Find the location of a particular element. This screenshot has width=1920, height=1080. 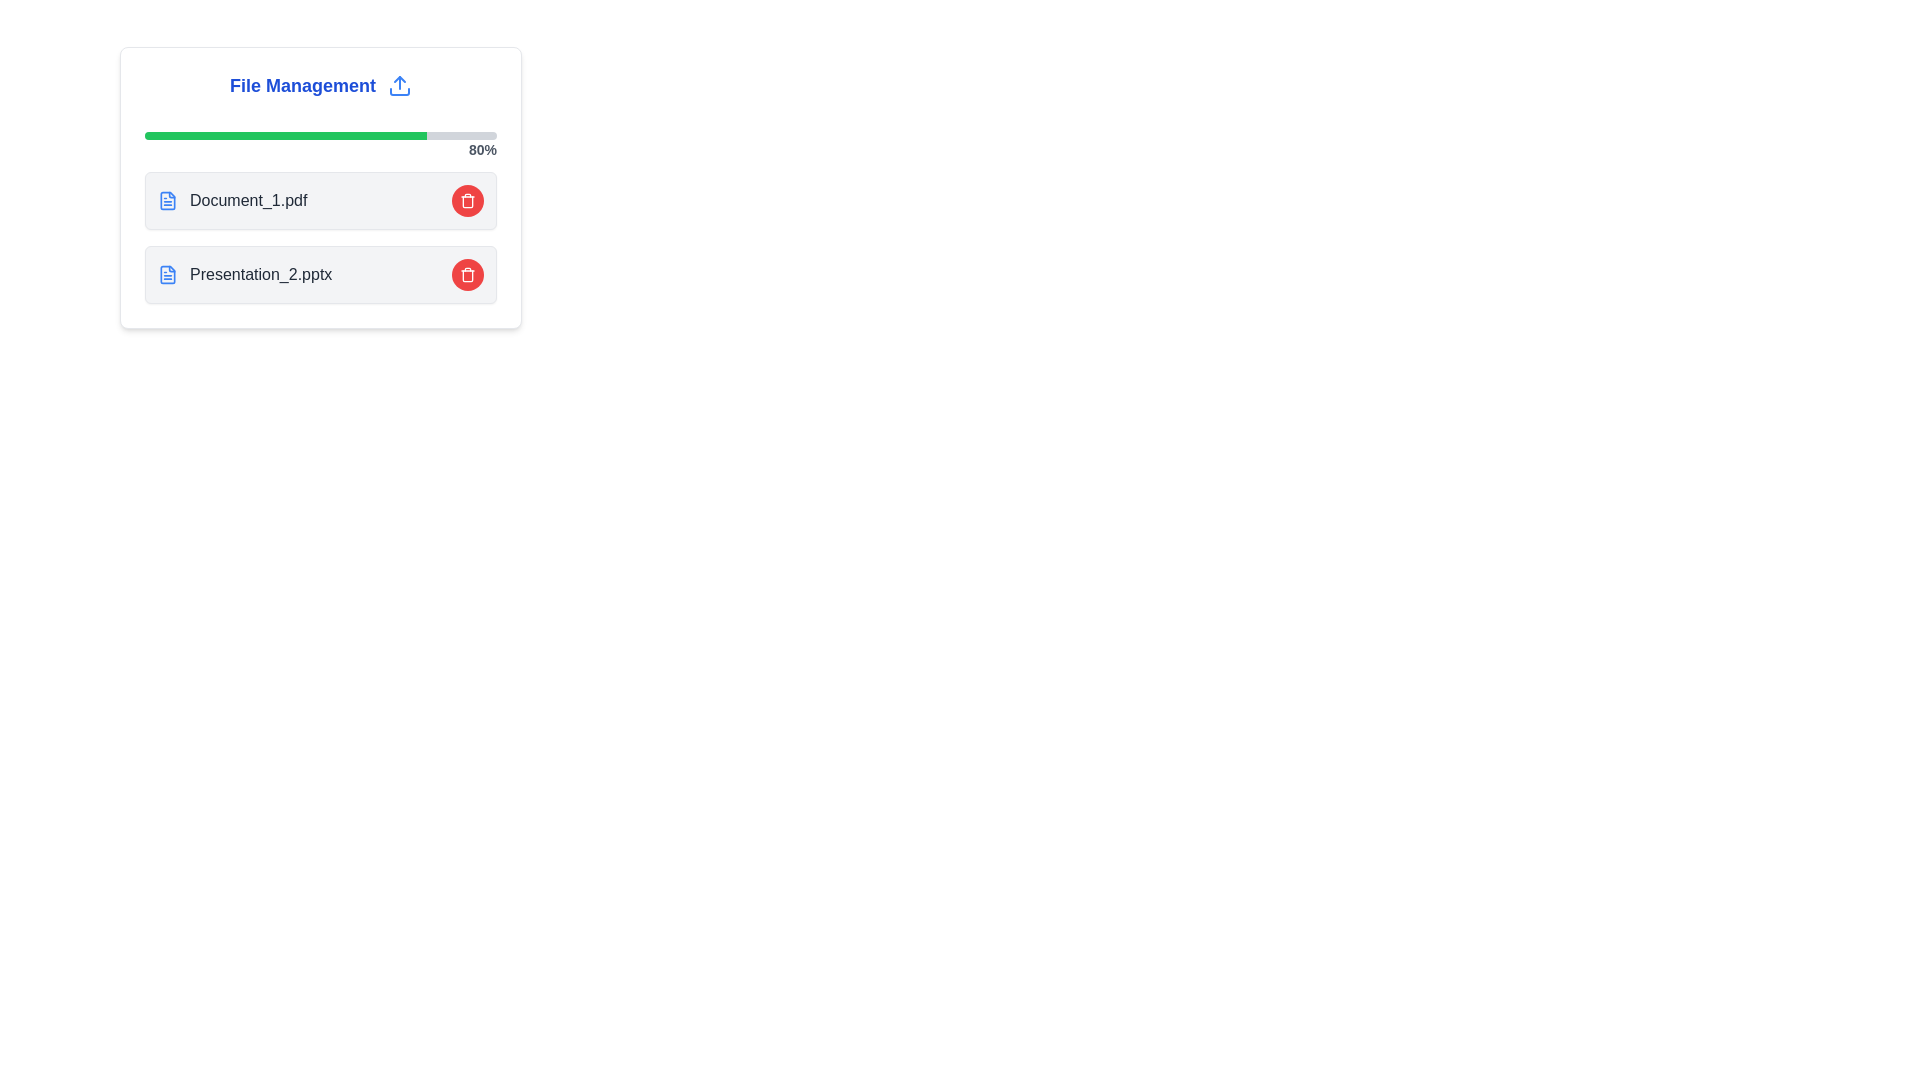

the body of the trash icon within the SVG element, which represents the delete action for the respective file listing is located at coordinates (466, 201).